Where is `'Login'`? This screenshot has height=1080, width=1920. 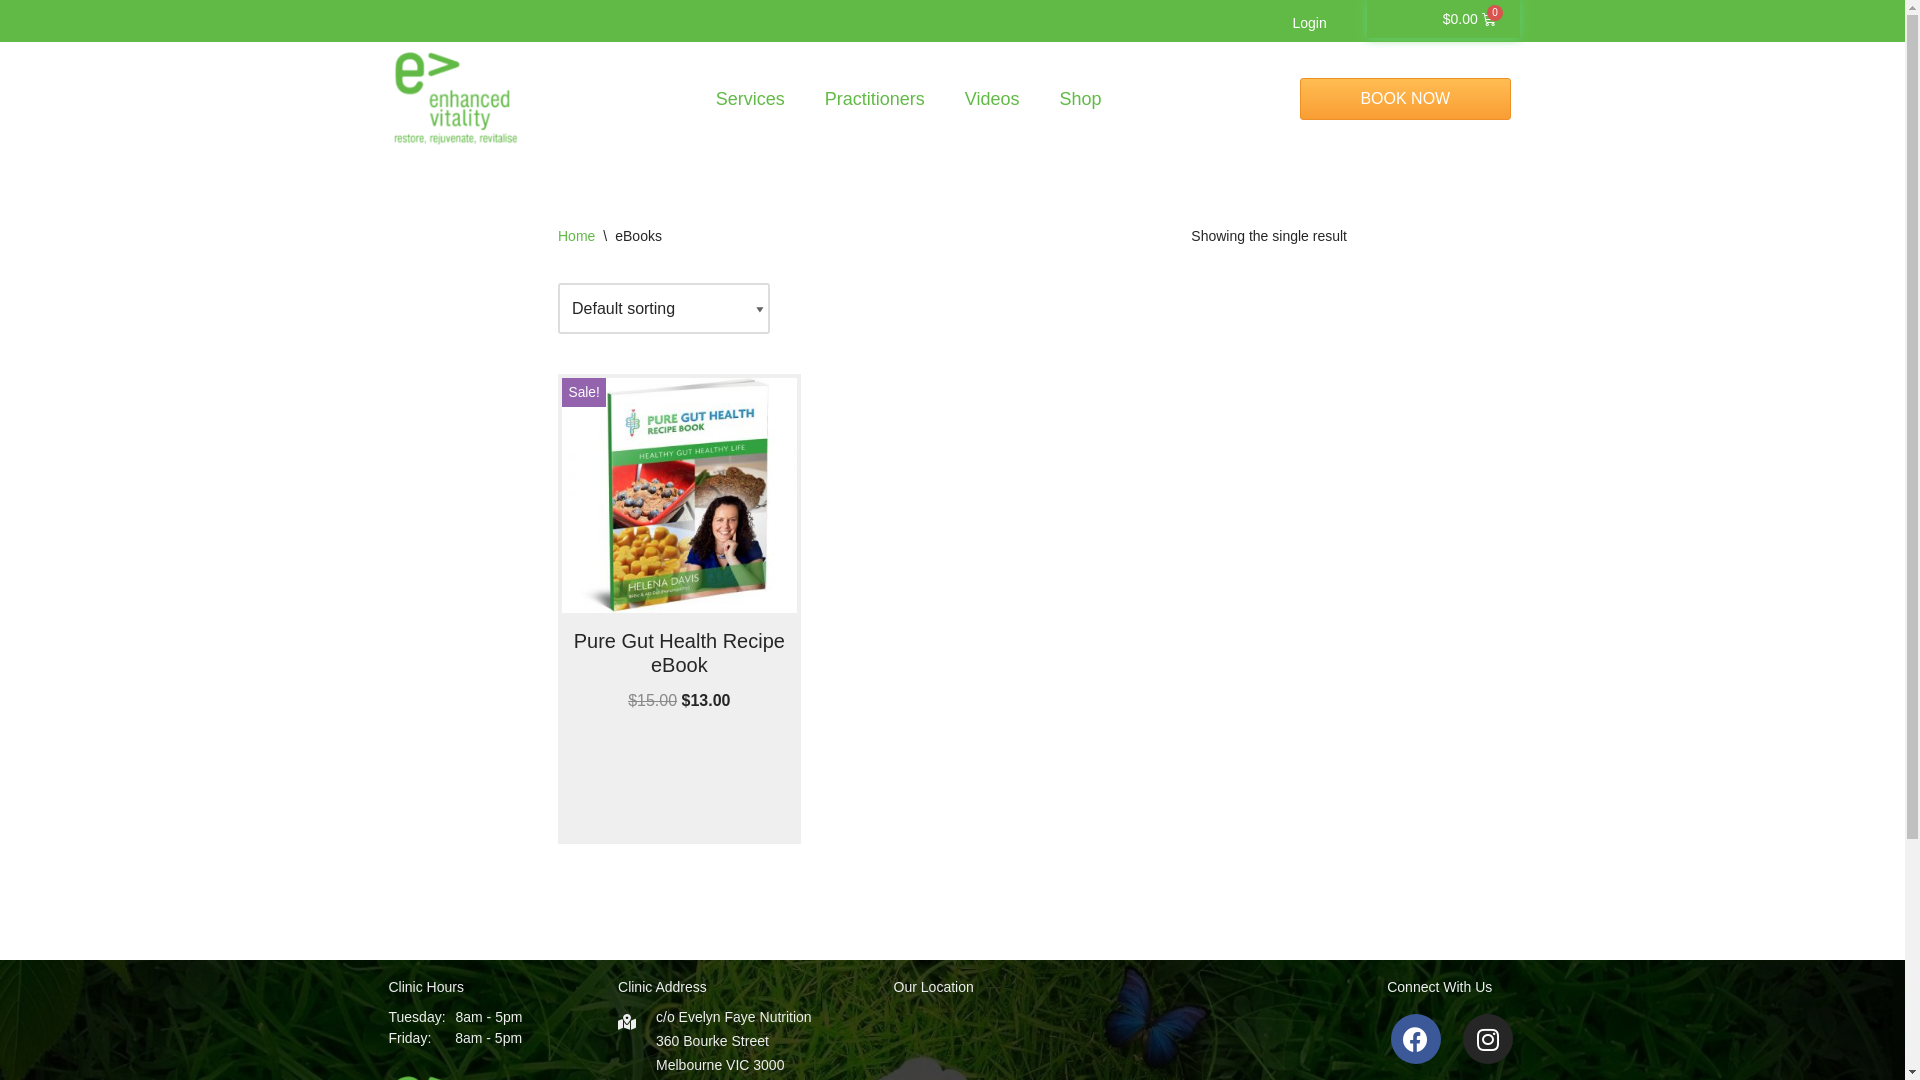
'Login' is located at coordinates (1271, 23).